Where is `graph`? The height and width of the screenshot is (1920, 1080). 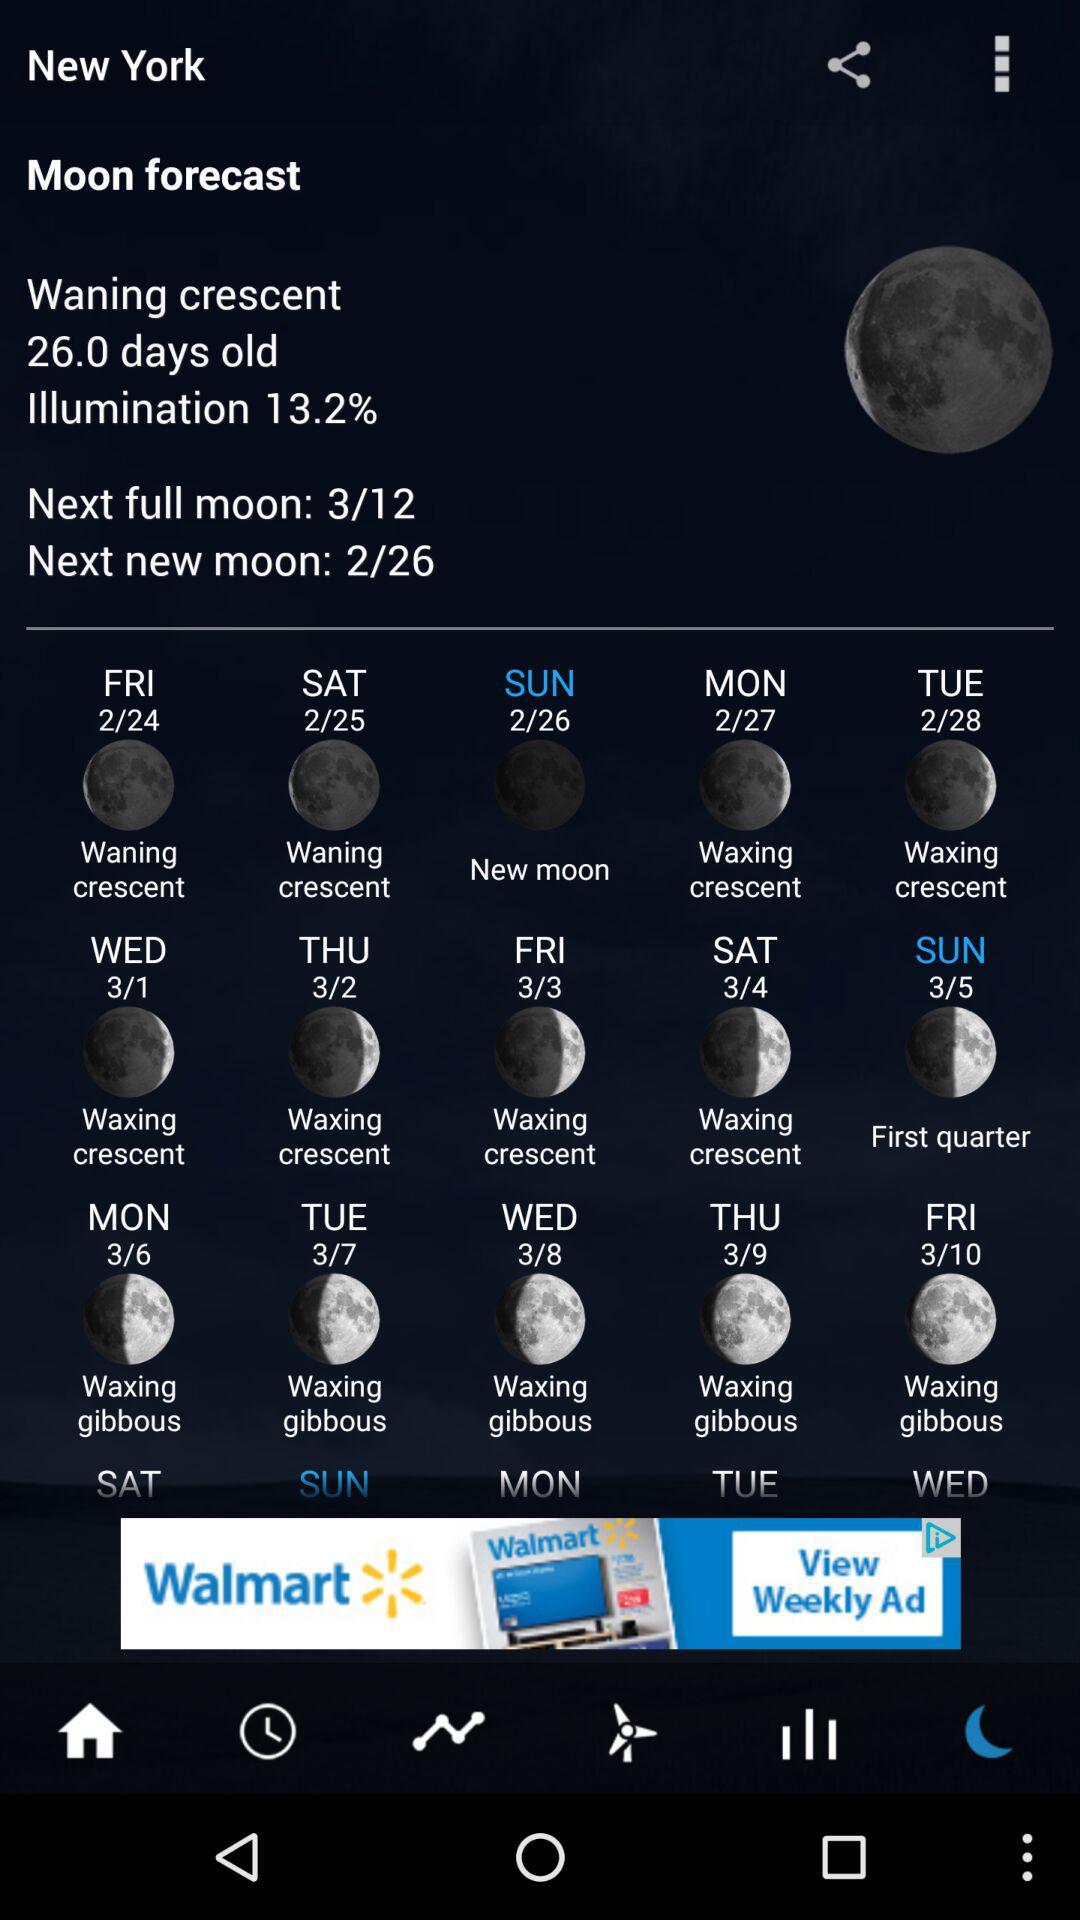
graph is located at coordinates (450, 1728).